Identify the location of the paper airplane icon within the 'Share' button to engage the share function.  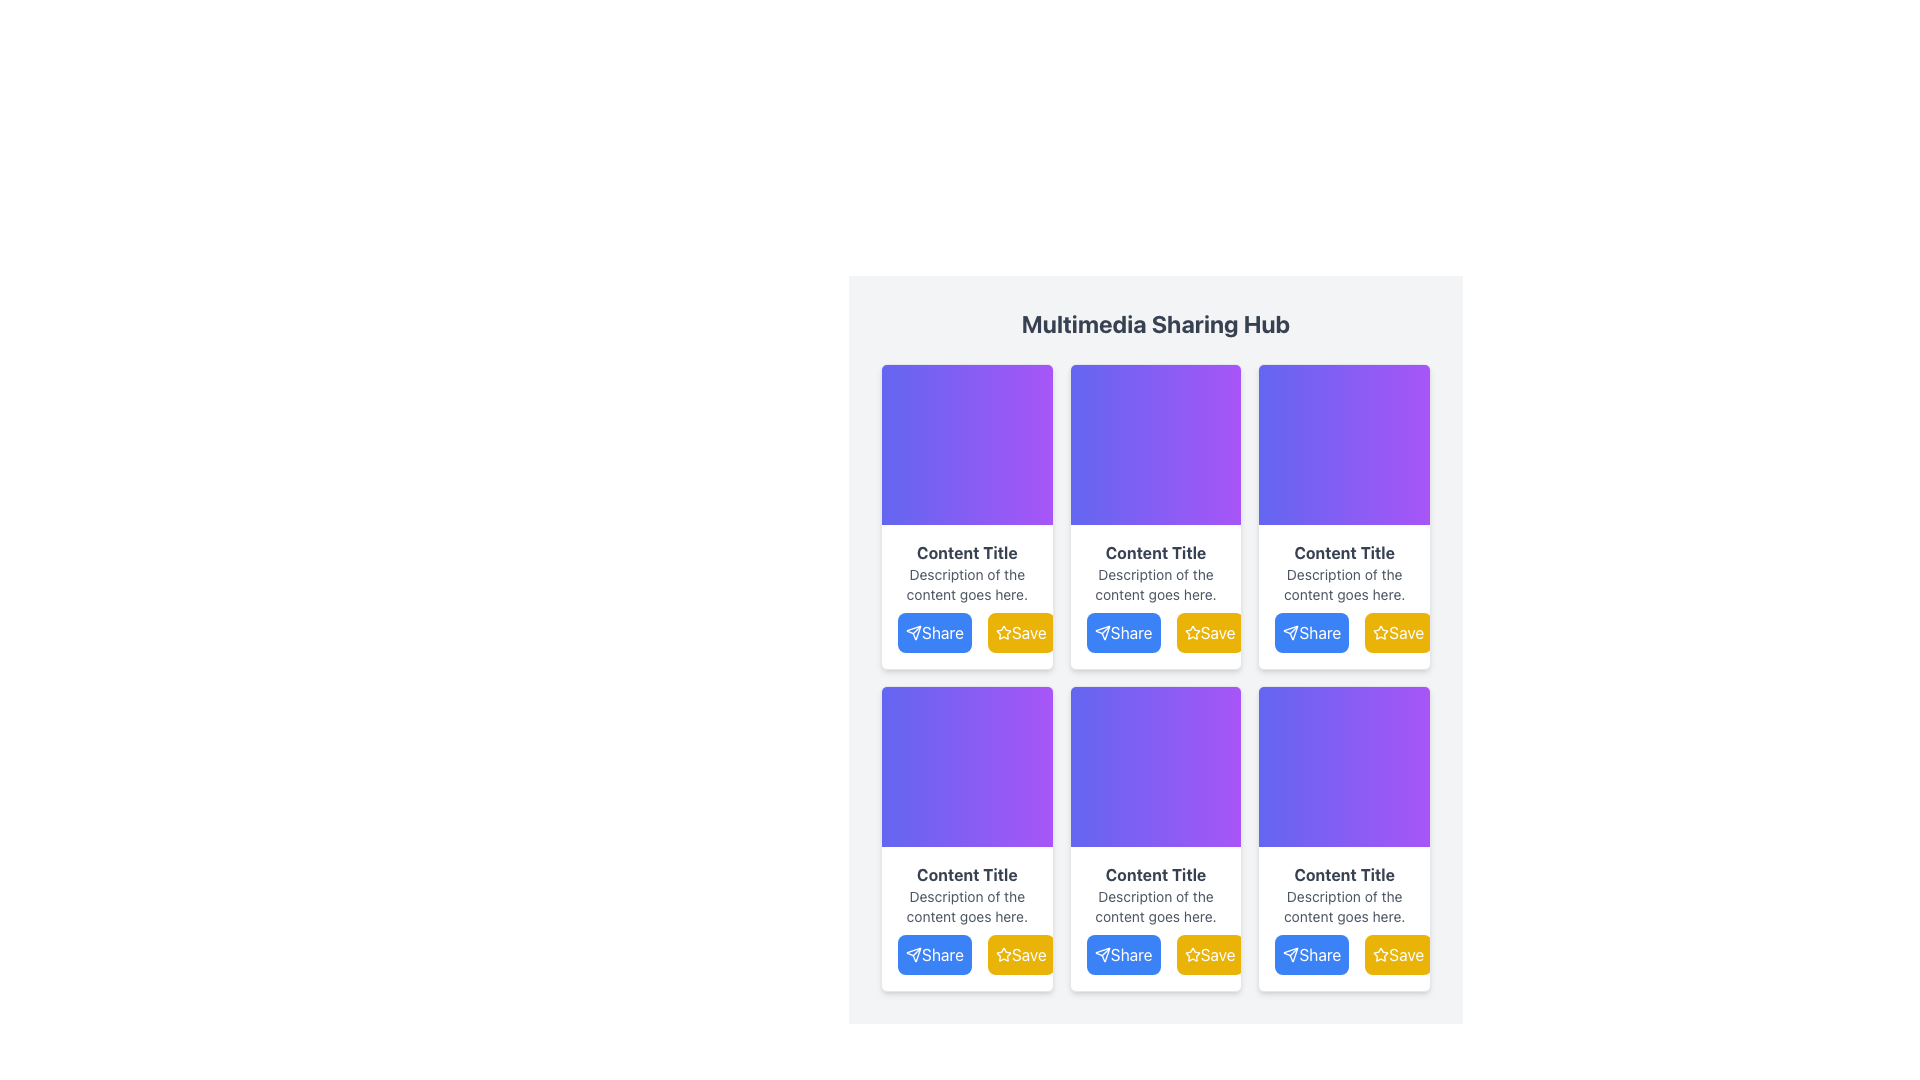
(1291, 954).